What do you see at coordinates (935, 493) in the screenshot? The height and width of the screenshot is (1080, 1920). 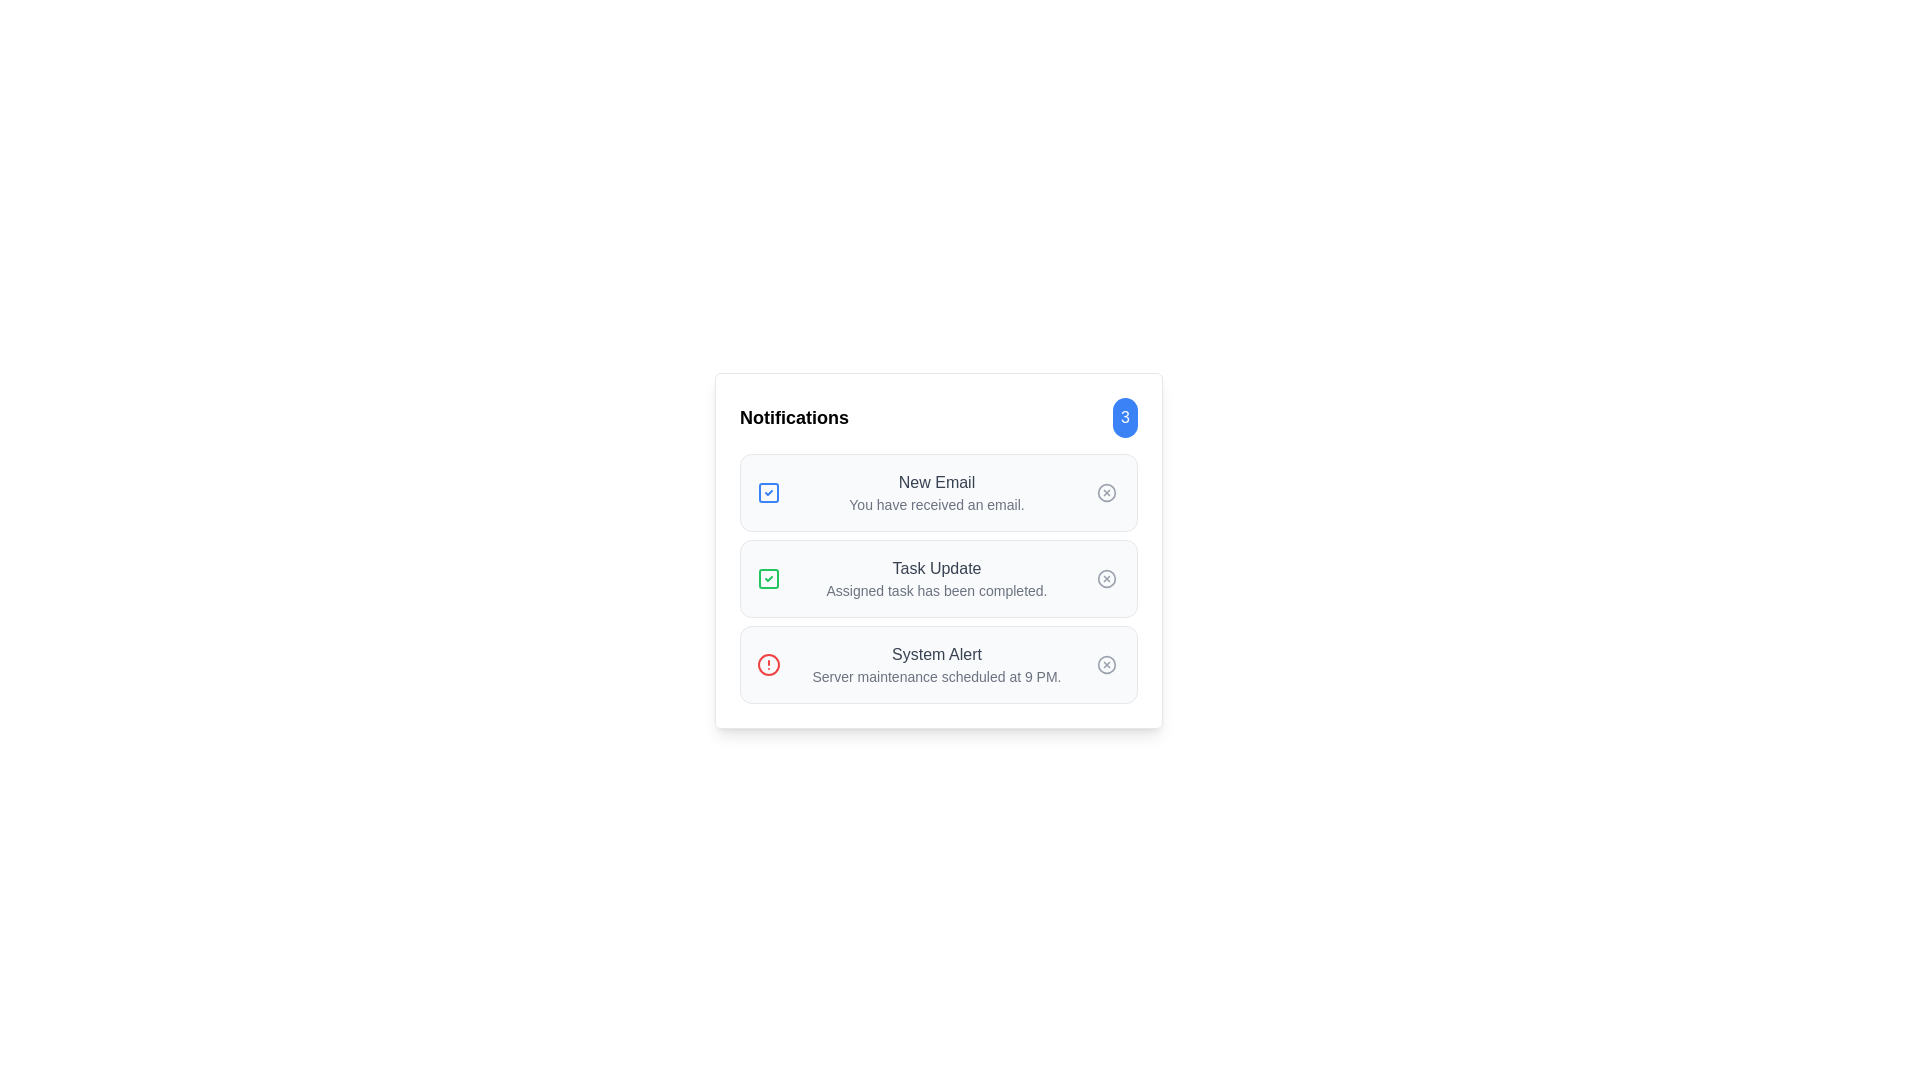 I see `information displayed in the notification summary text block, which informs the user about a new email` at bounding box center [935, 493].